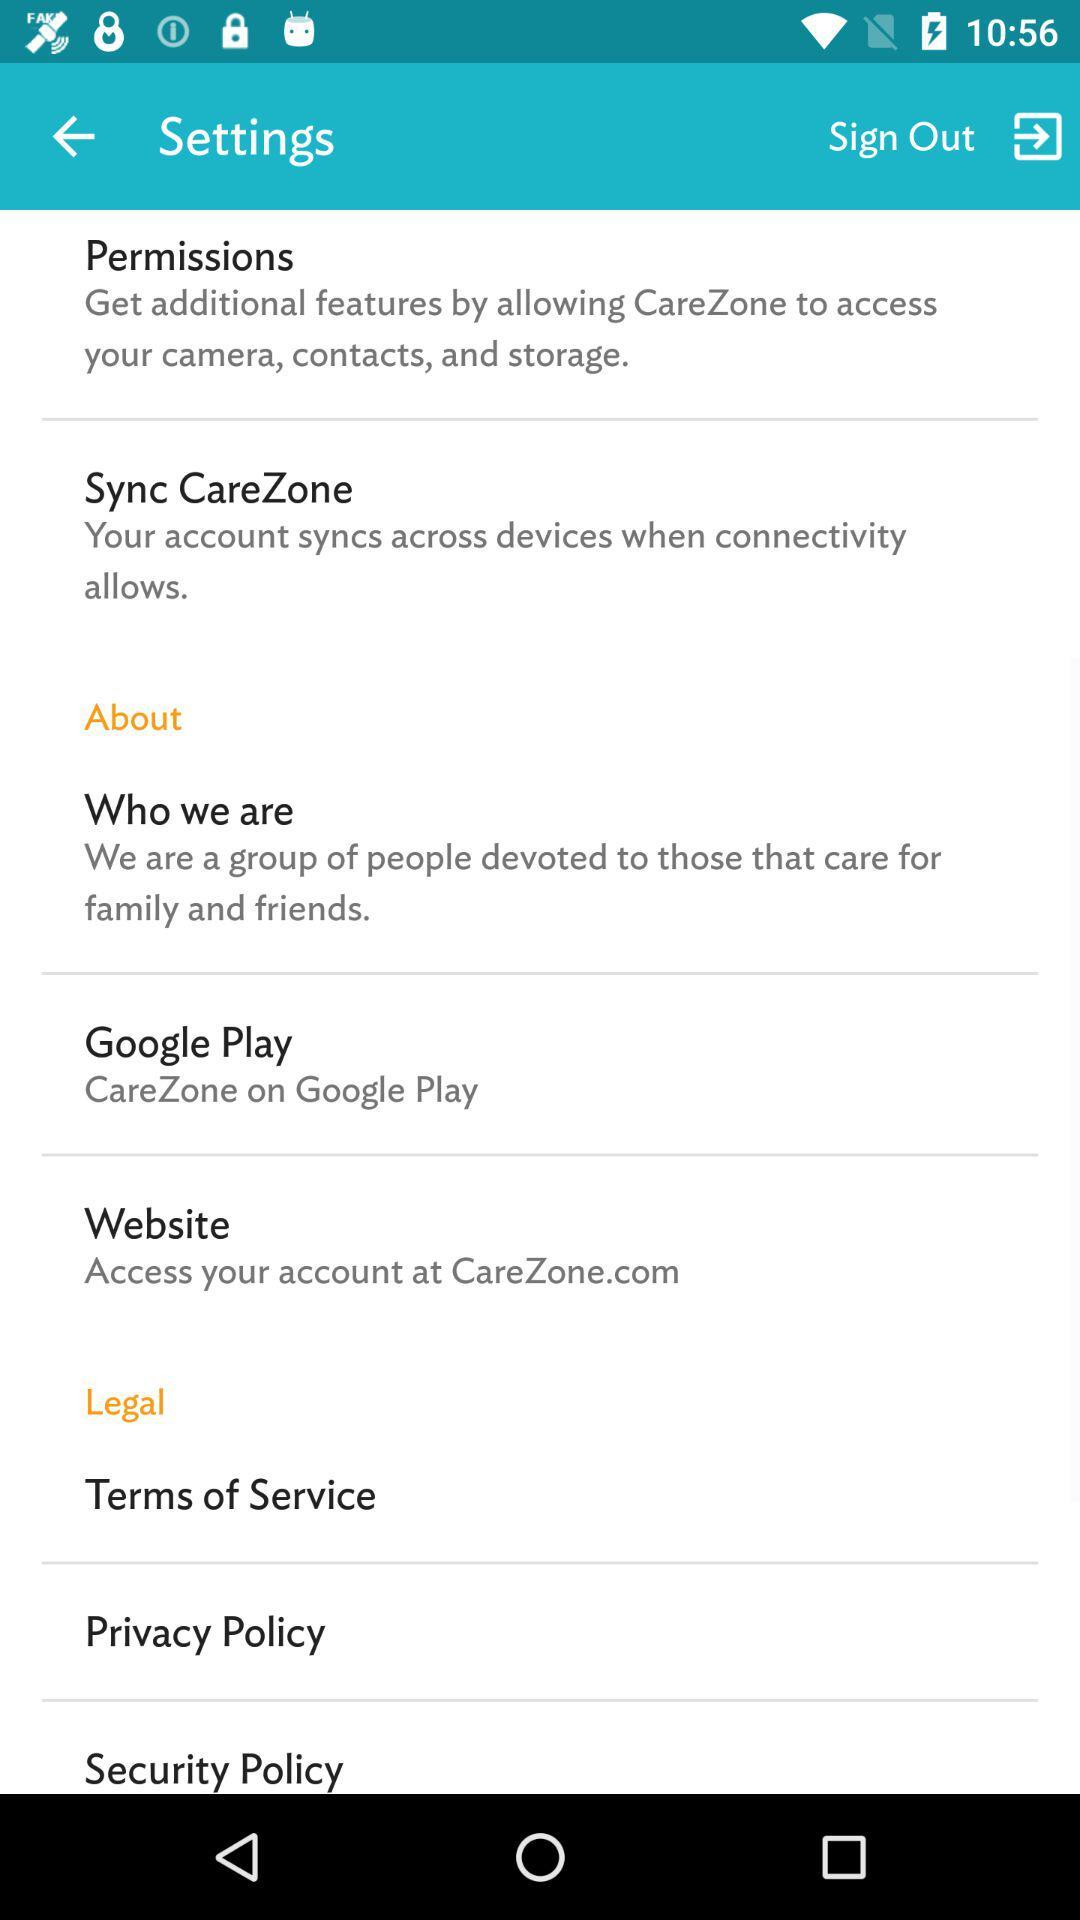 Image resolution: width=1080 pixels, height=1920 pixels. What do you see at coordinates (204, 1631) in the screenshot?
I see `the item above the security policy item` at bounding box center [204, 1631].